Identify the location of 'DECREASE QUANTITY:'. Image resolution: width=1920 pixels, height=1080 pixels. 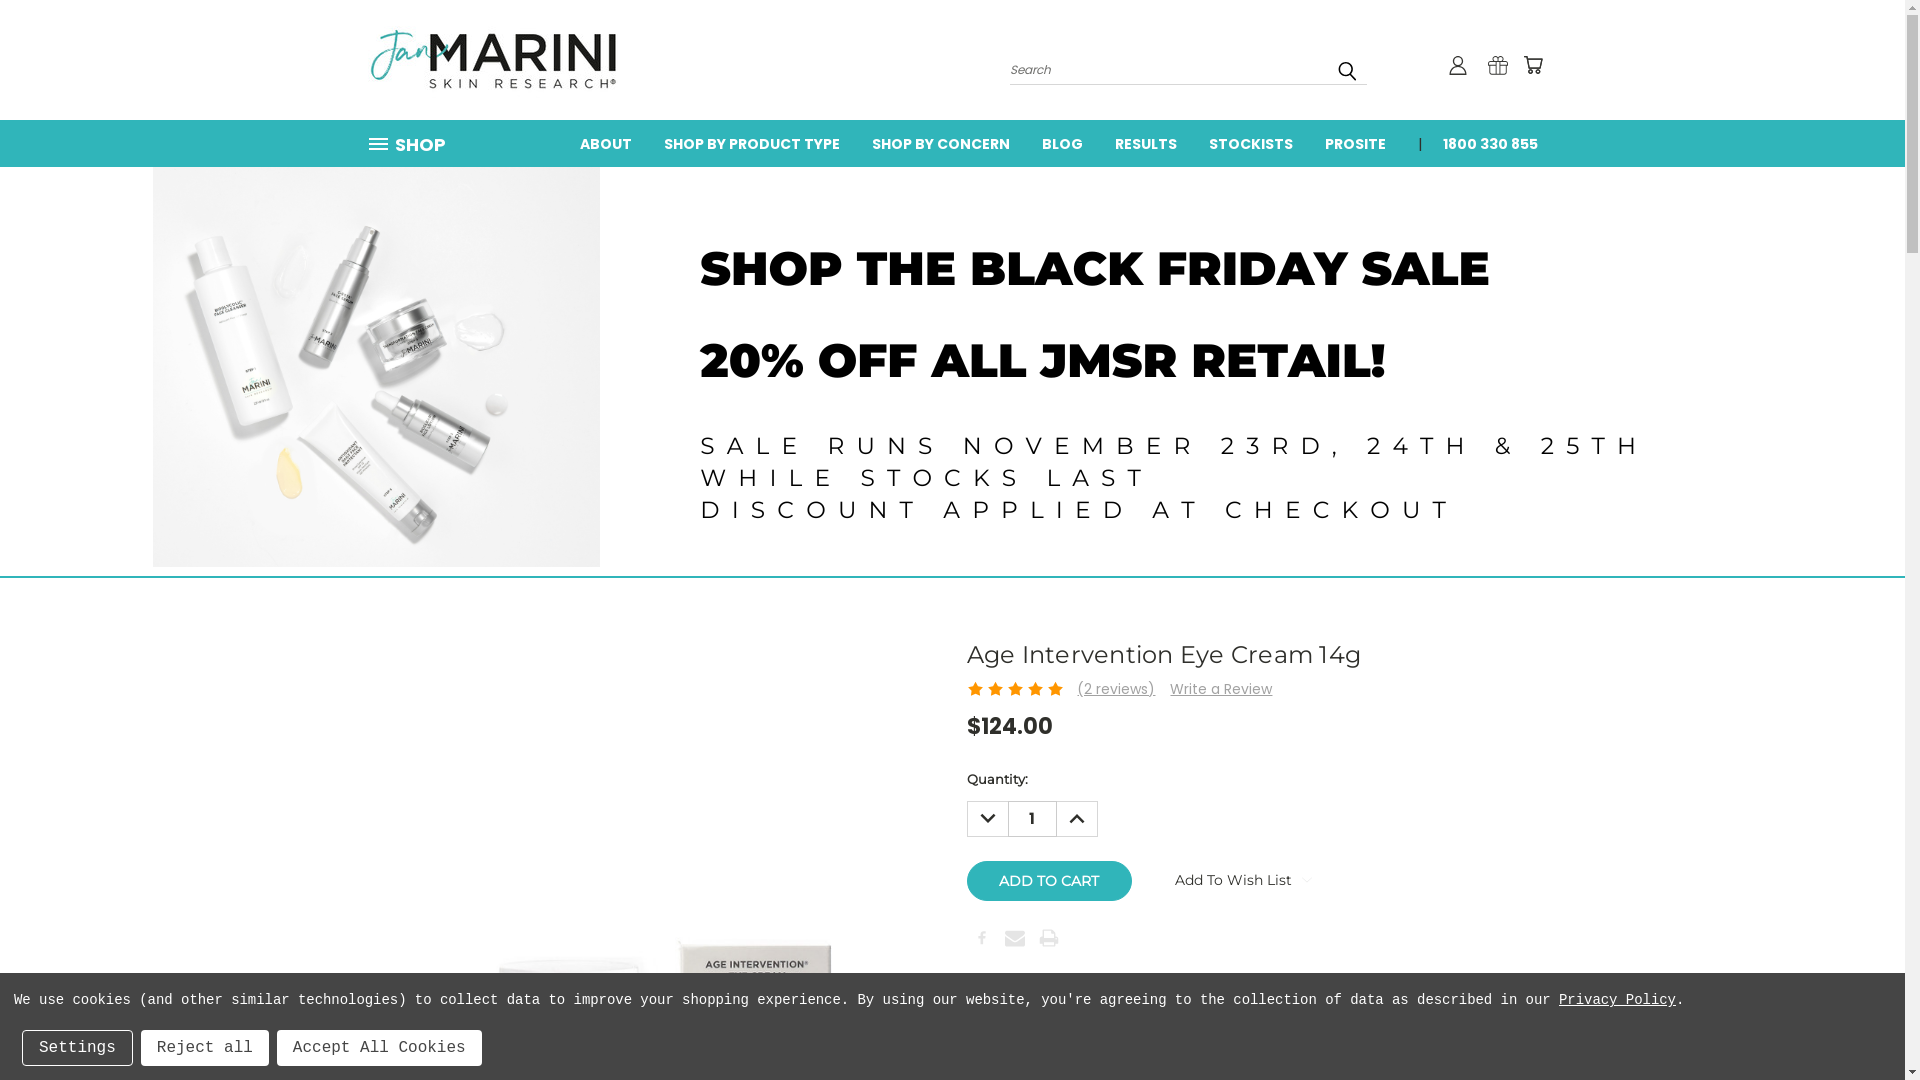
(965, 818).